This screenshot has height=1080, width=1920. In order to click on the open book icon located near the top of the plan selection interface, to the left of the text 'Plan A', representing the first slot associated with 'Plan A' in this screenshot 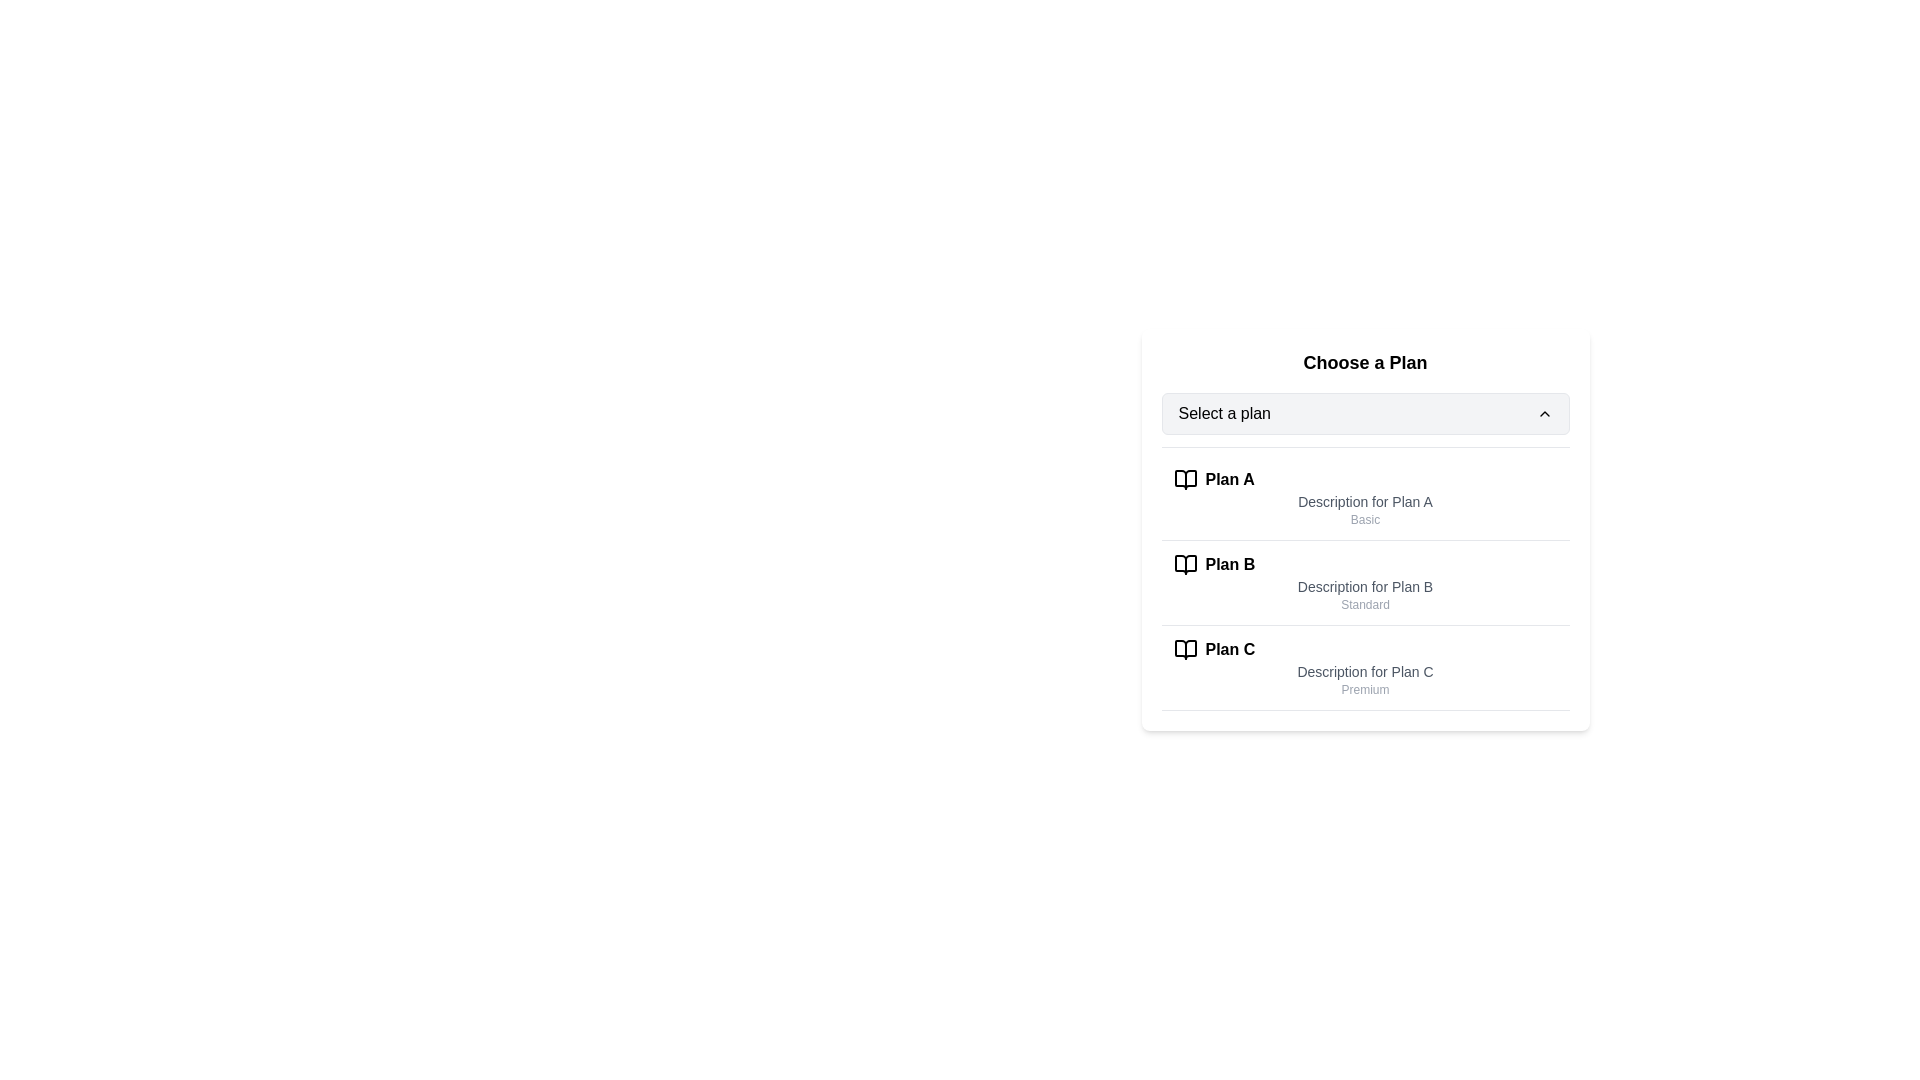, I will do `click(1185, 479)`.